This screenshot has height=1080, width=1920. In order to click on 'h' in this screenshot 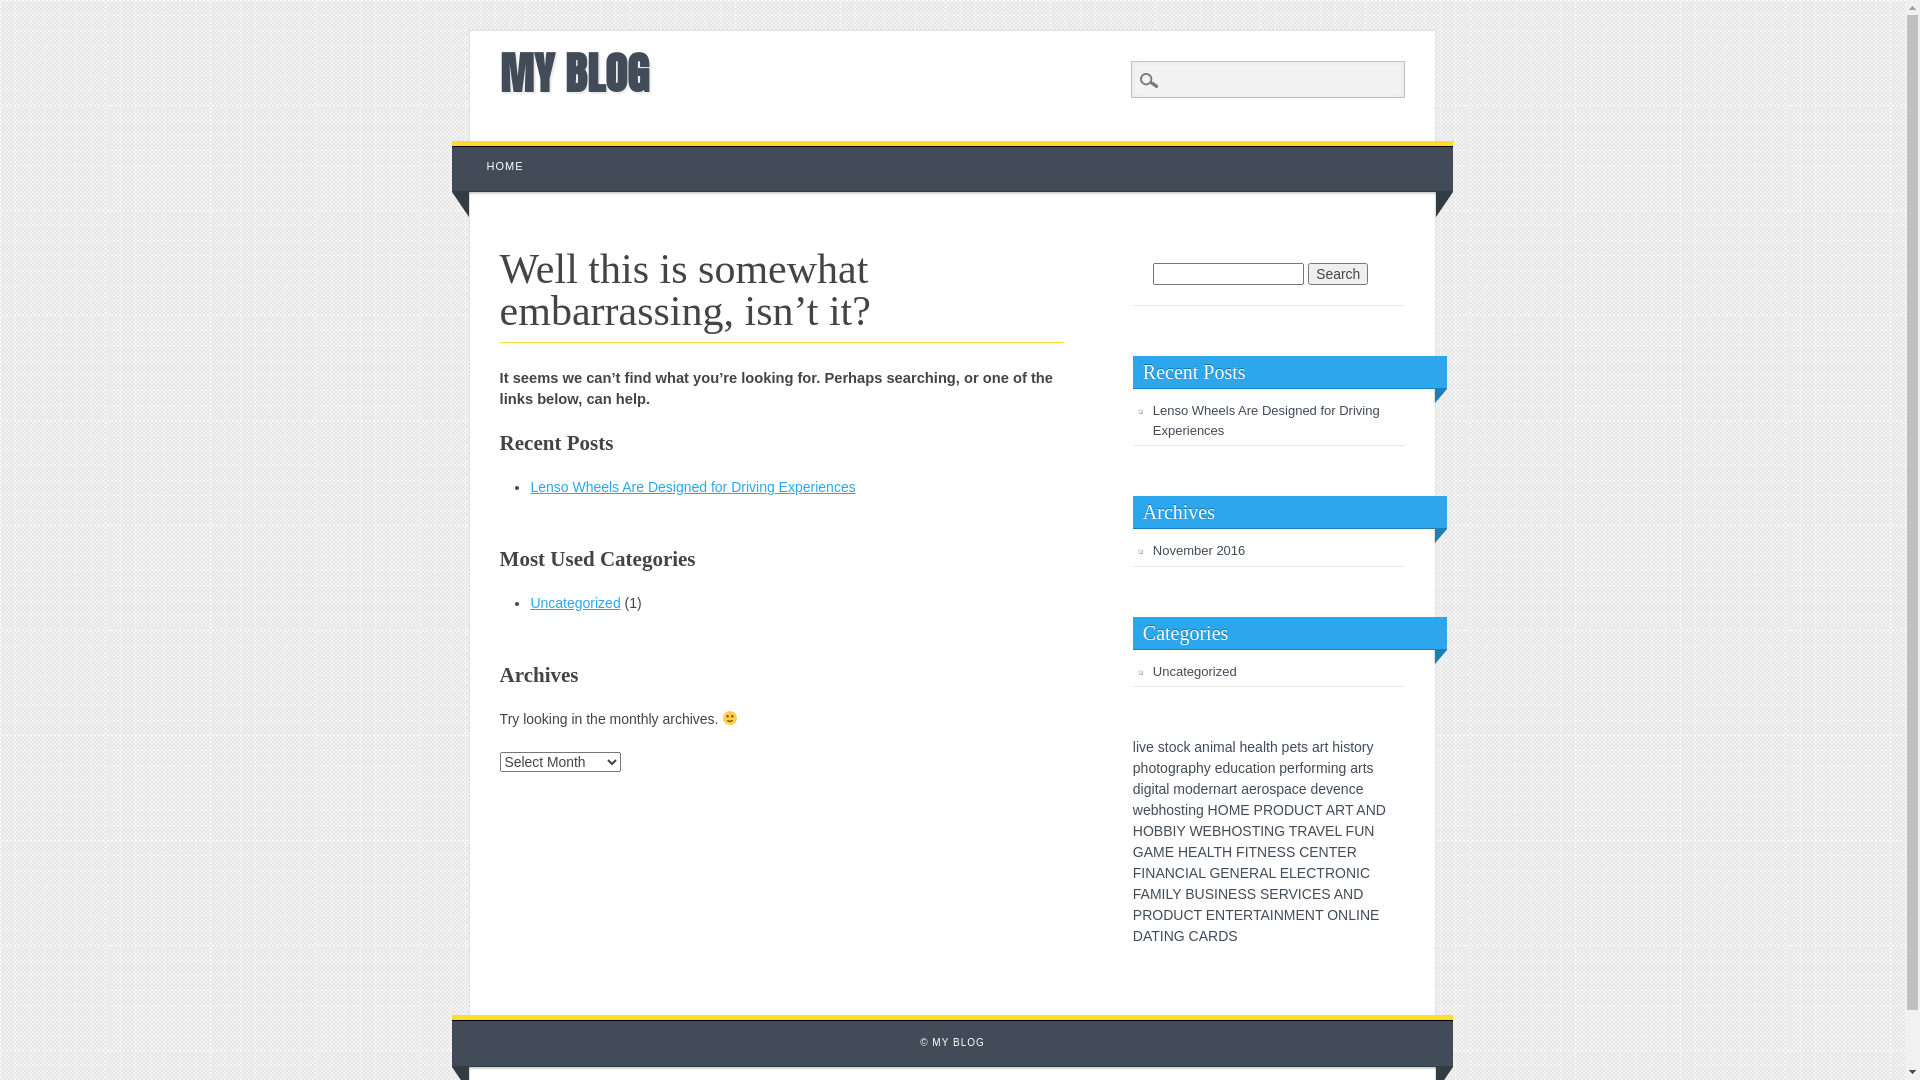, I will do `click(1335, 747)`.